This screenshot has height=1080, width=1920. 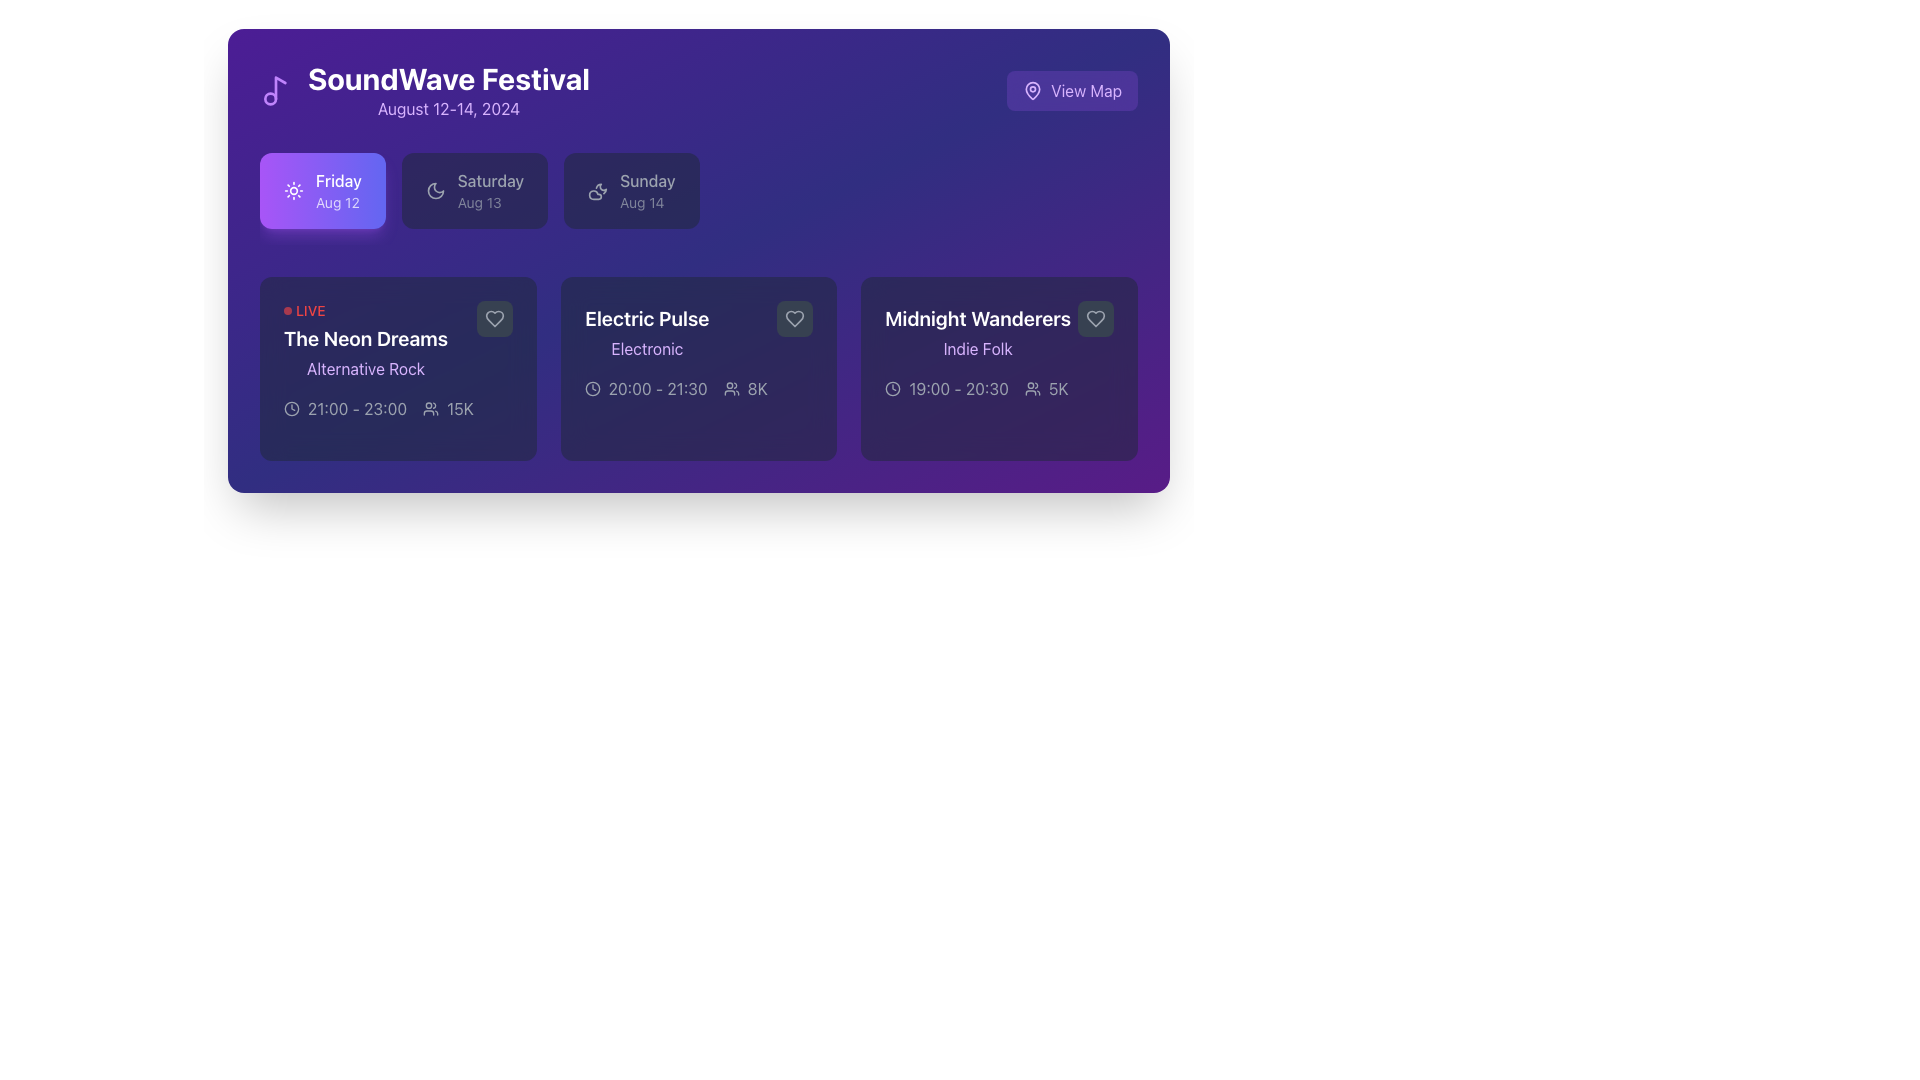 I want to click on the icon representing the number of attendees or followers next to the '8K' text within the 'Electric Pulse' event card, so click(x=730, y=389).